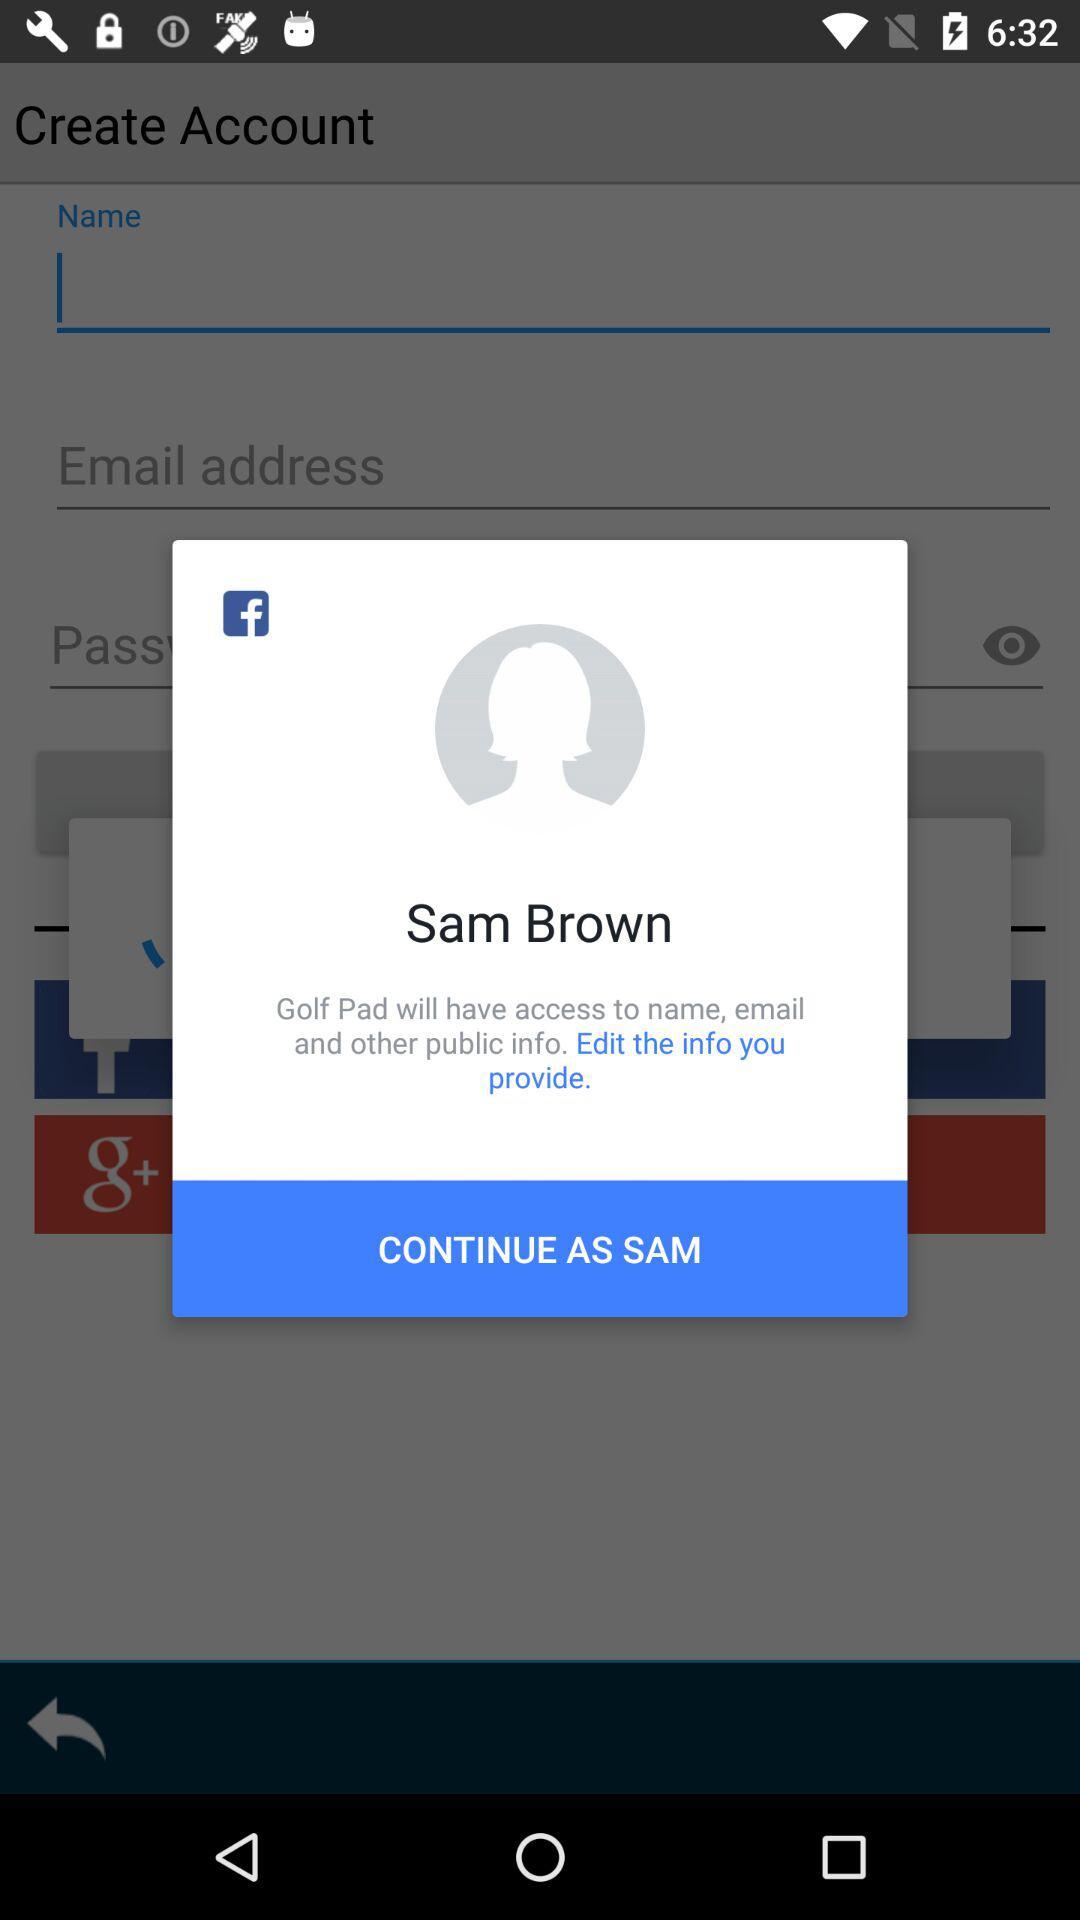  Describe the element at coordinates (540, 1247) in the screenshot. I see `item below golf pad will icon` at that location.